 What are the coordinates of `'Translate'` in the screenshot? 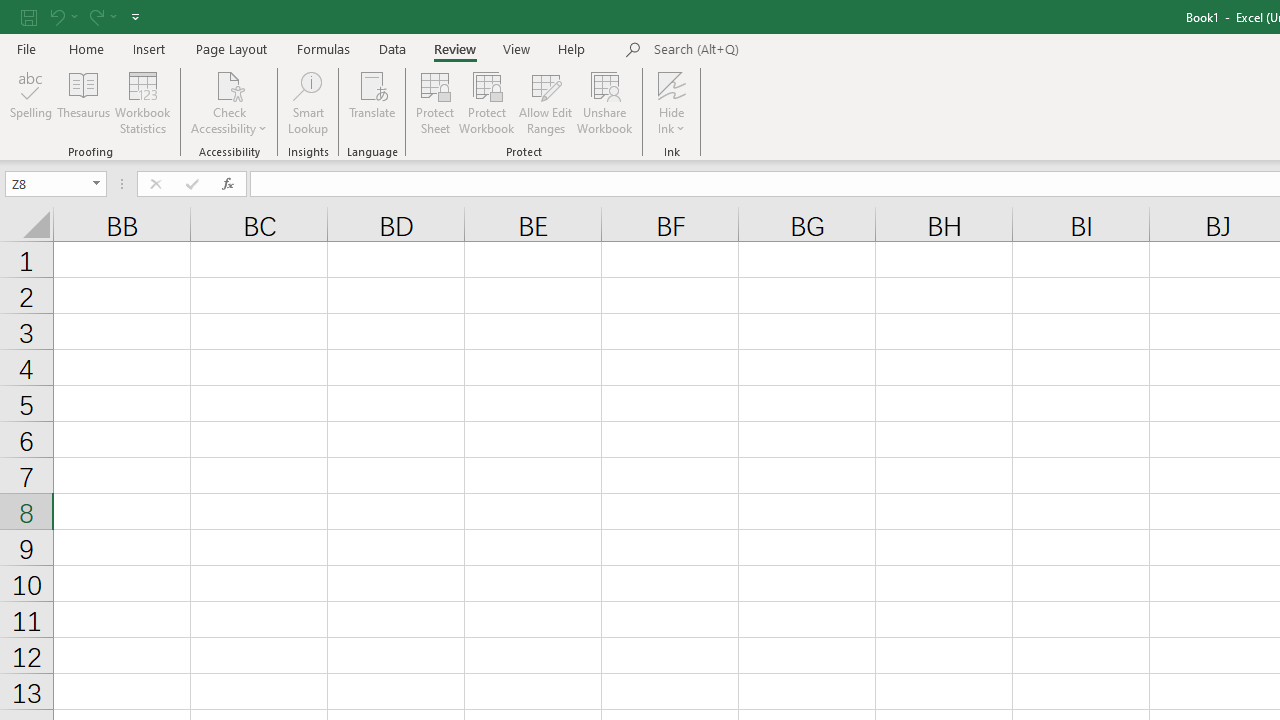 It's located at (372, 103).